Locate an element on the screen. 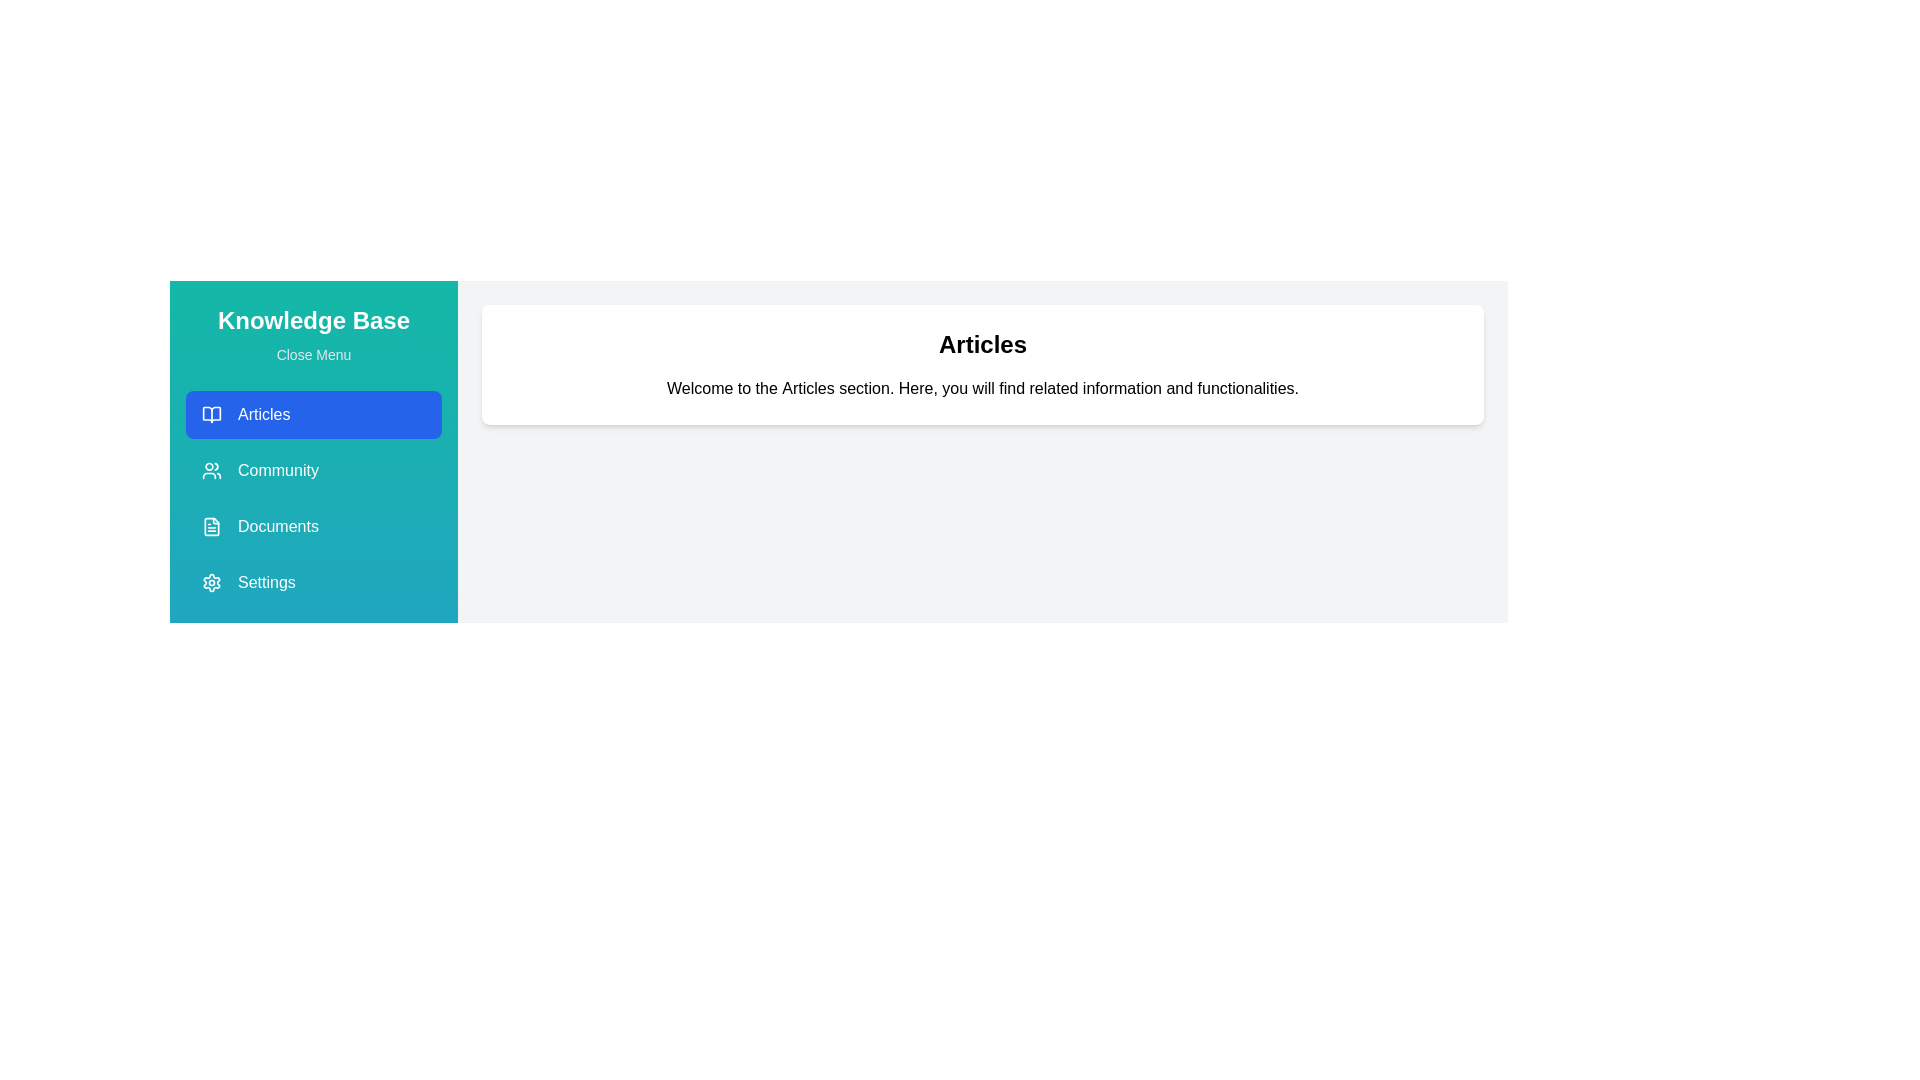 This screenshot has width=1920, height=1080. the menu section Community is located at coordinates (312, 470).